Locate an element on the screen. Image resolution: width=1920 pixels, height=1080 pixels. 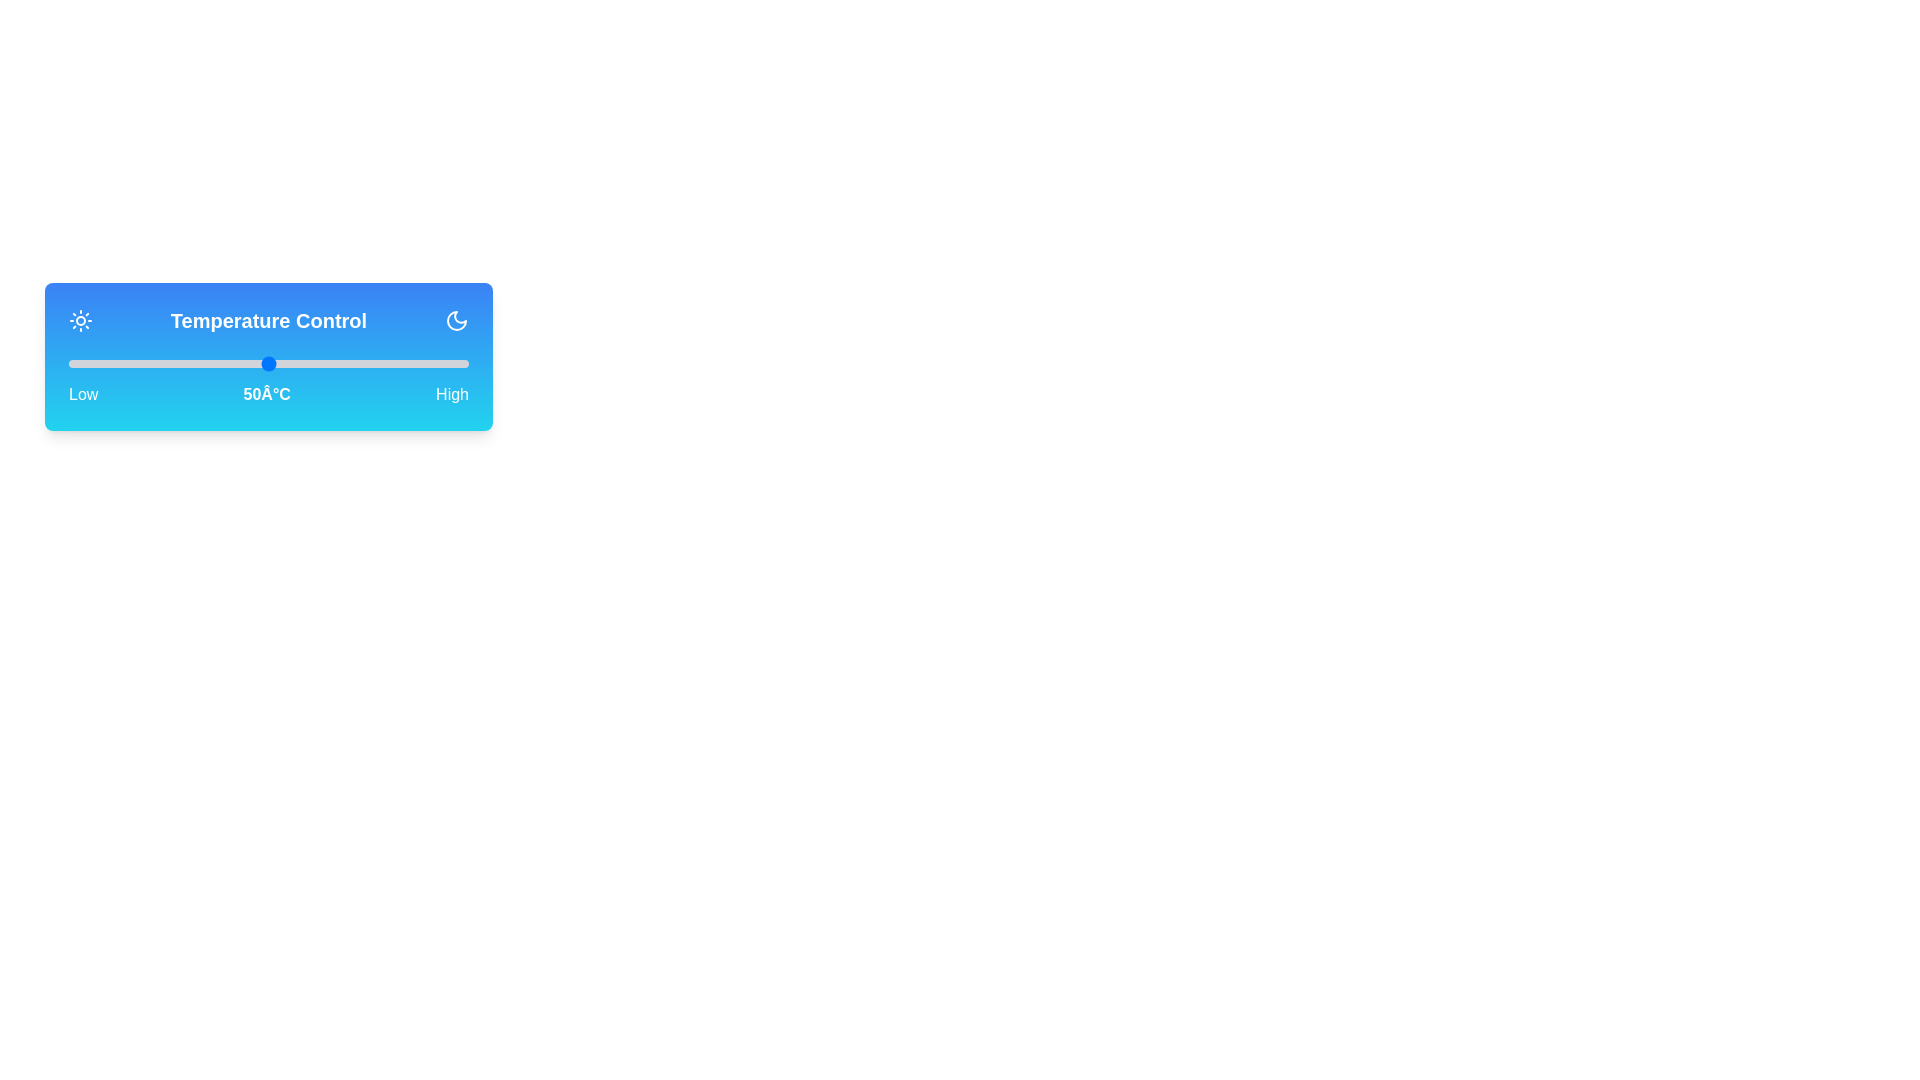
the sun icon to toggle the temperature control mode is located at coordinates (80, 319).